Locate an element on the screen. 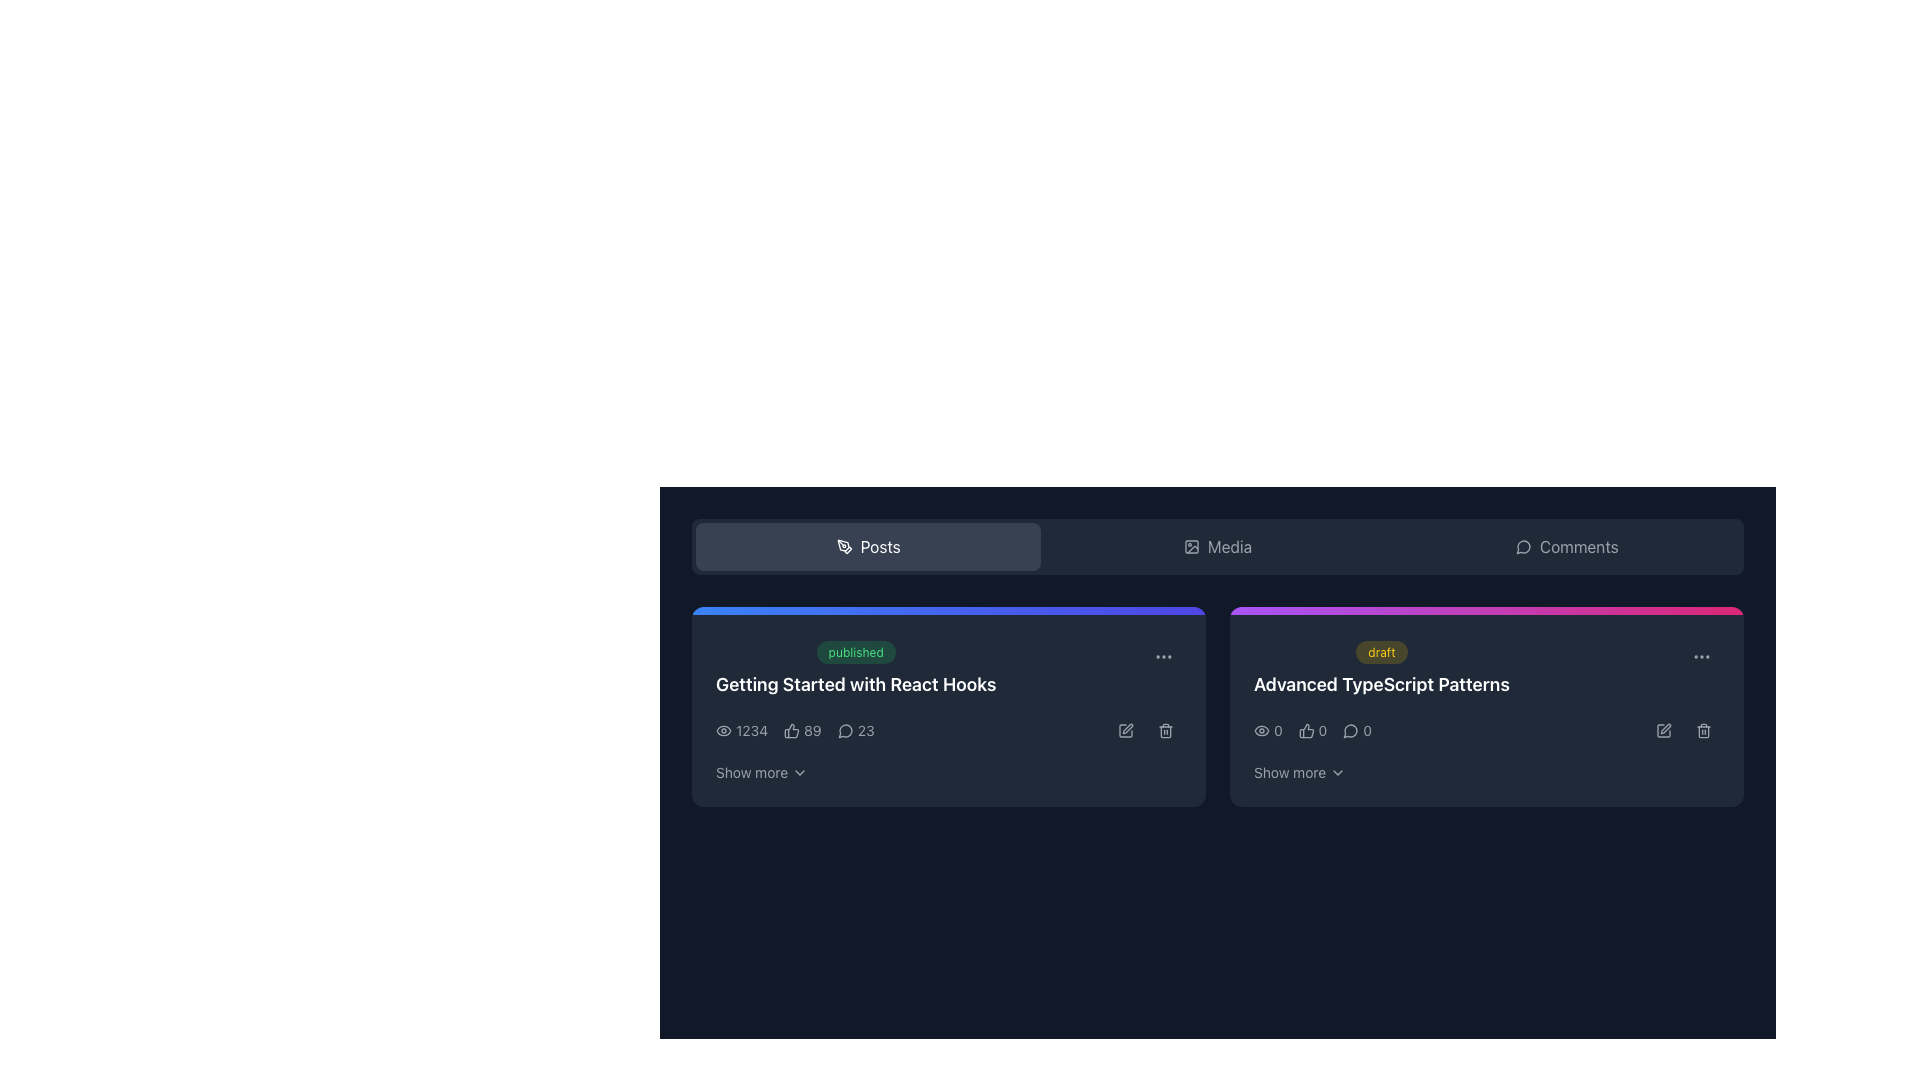 This screenshot has height=1080, width=1920. the small button with a gray pen icon located in the lower-right corner of the 'Advanced TypeScript Patterns' card is located at coordinates (1664, 731).